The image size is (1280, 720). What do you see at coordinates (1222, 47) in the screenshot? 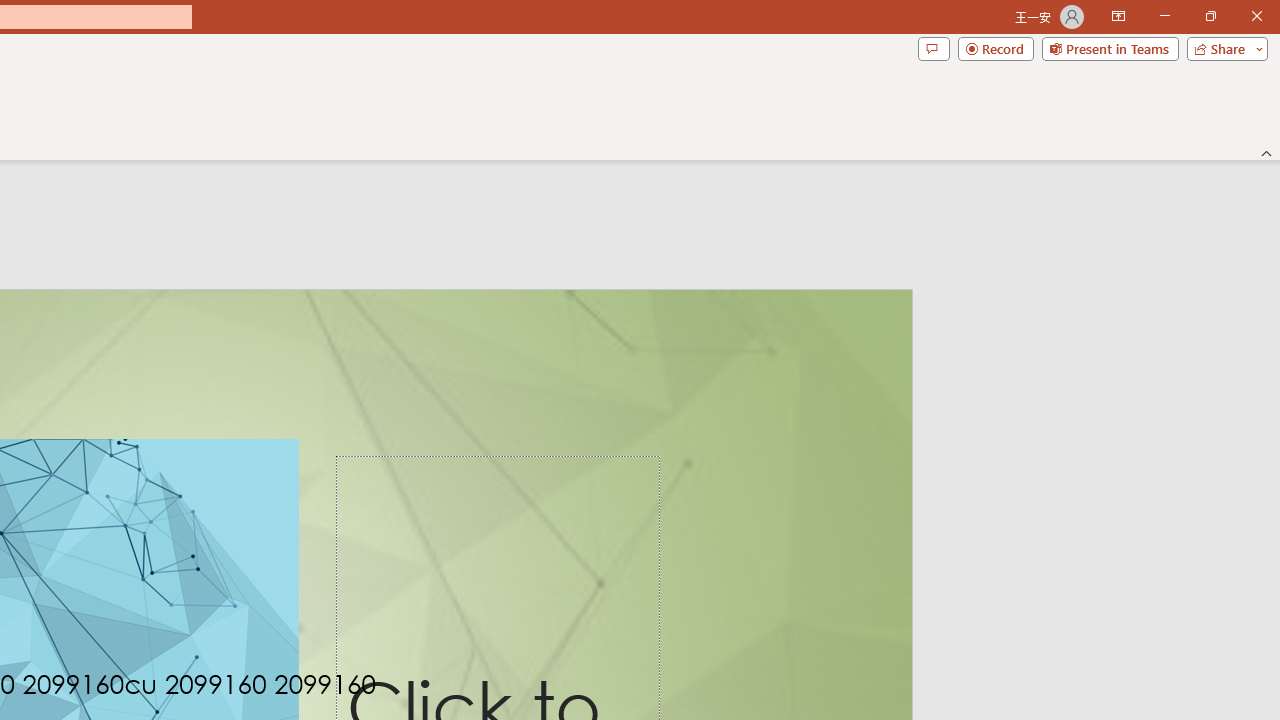
I see `'Share'` at bounding box center [1222, 47].